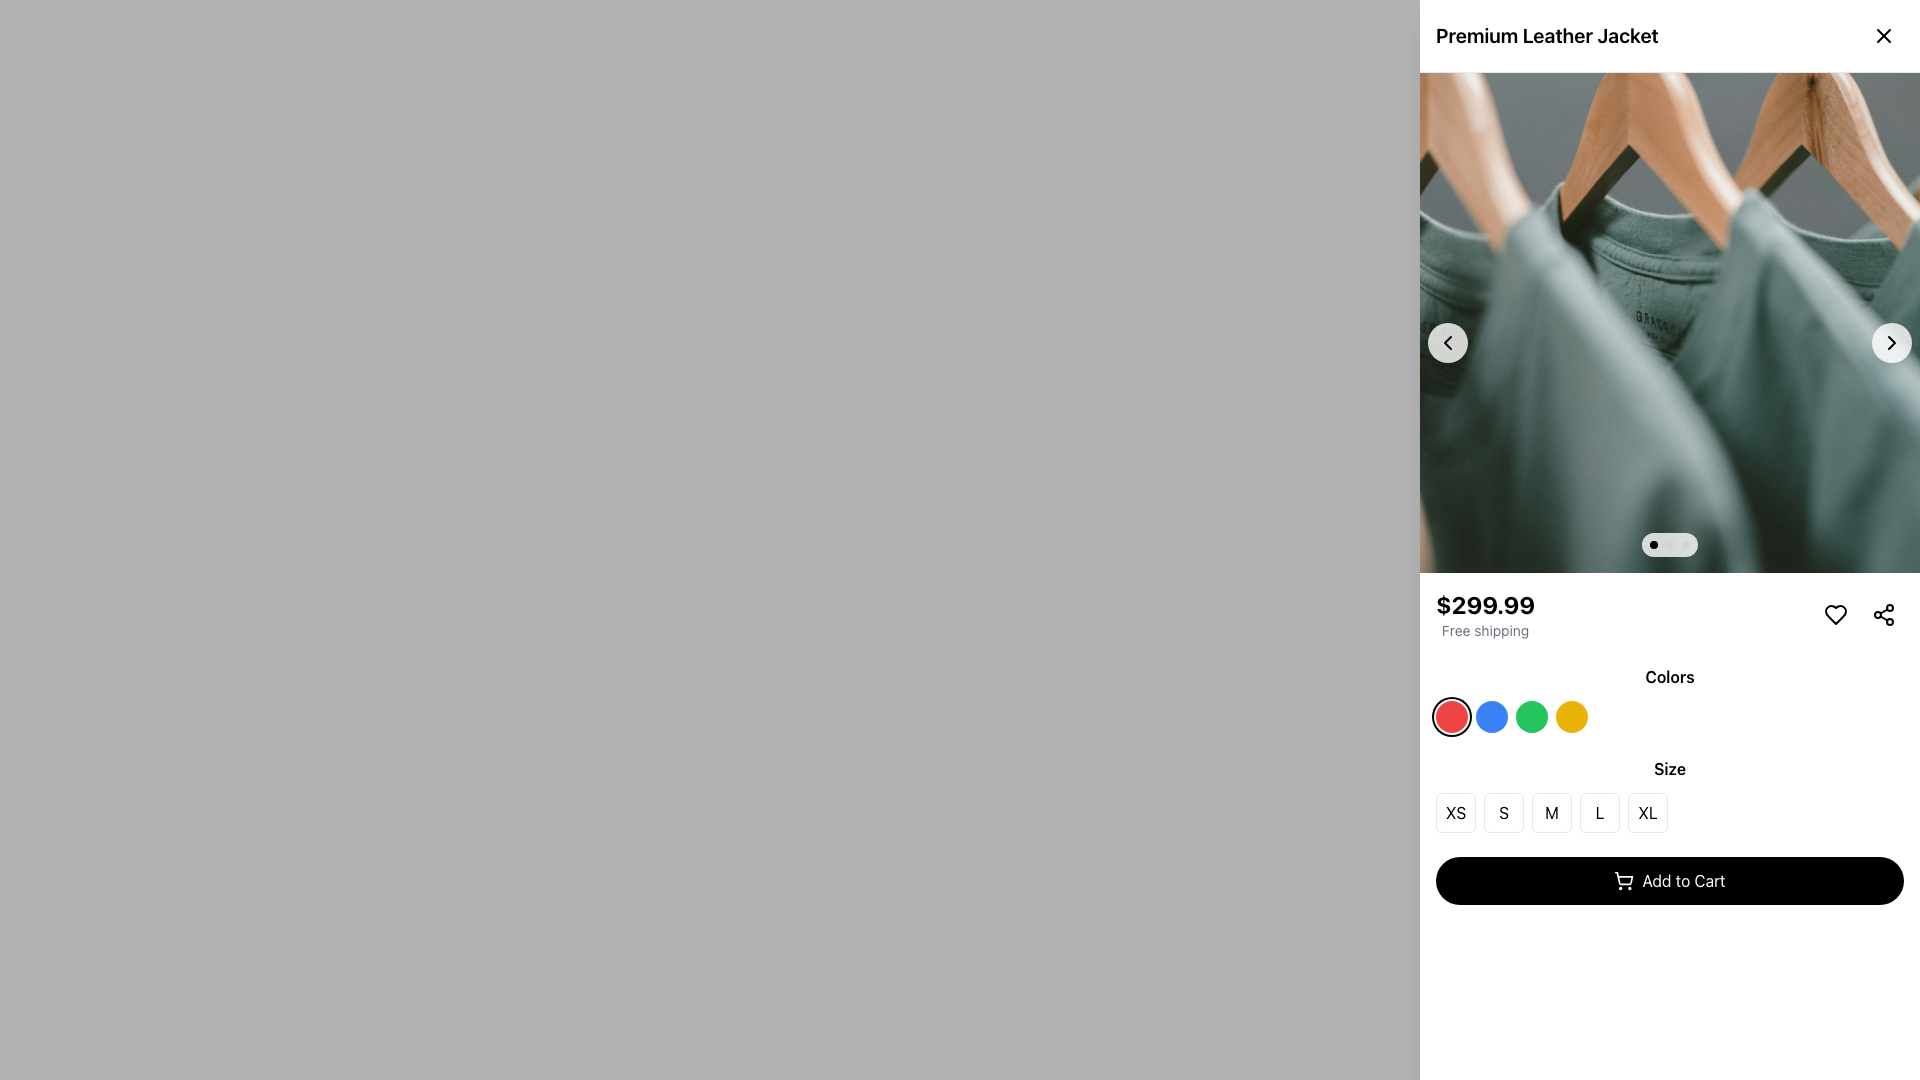  What do you see at coordinates (1670, 793) in the screenshot?
I see `the size options in the Interactive size selection section` at bounding box center [1670, 793].